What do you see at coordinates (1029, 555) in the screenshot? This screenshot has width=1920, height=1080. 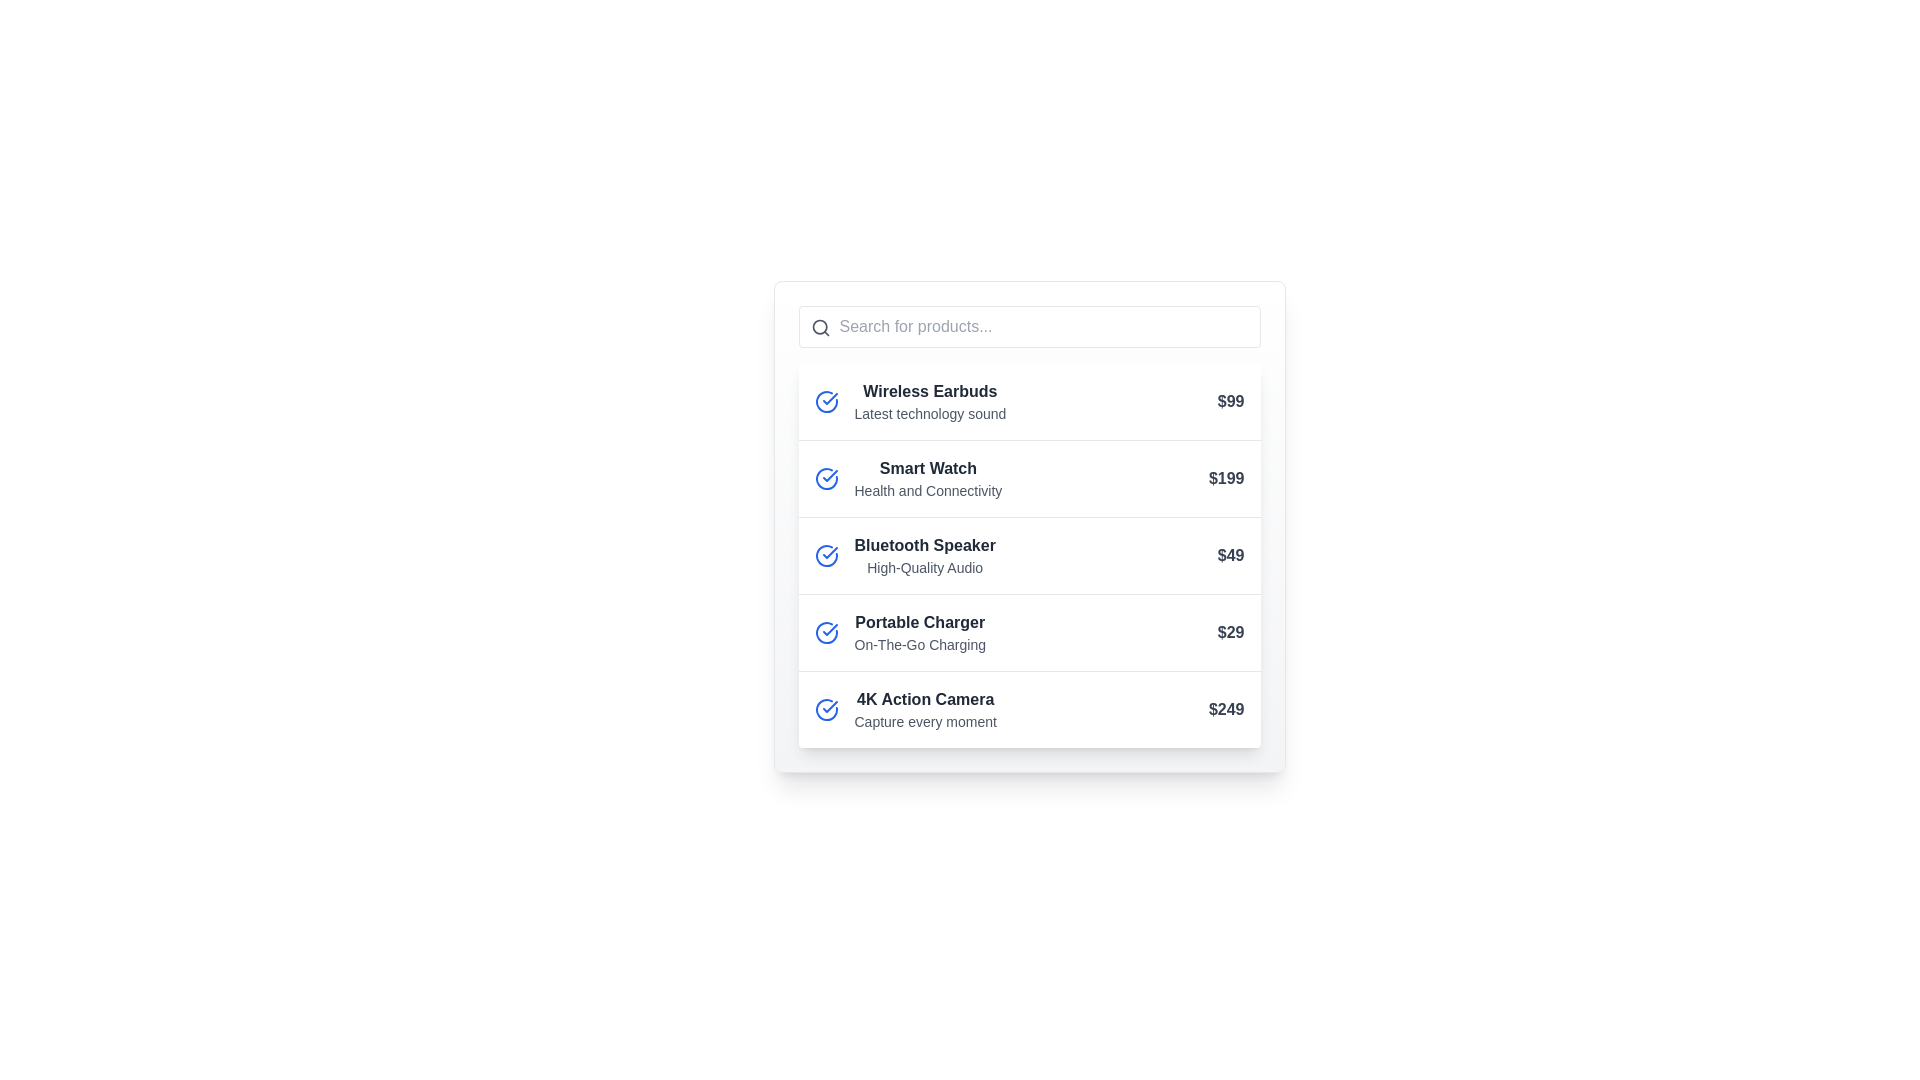 I see `the third Information display card in the vertical list` at bounding box center [1029, 555].